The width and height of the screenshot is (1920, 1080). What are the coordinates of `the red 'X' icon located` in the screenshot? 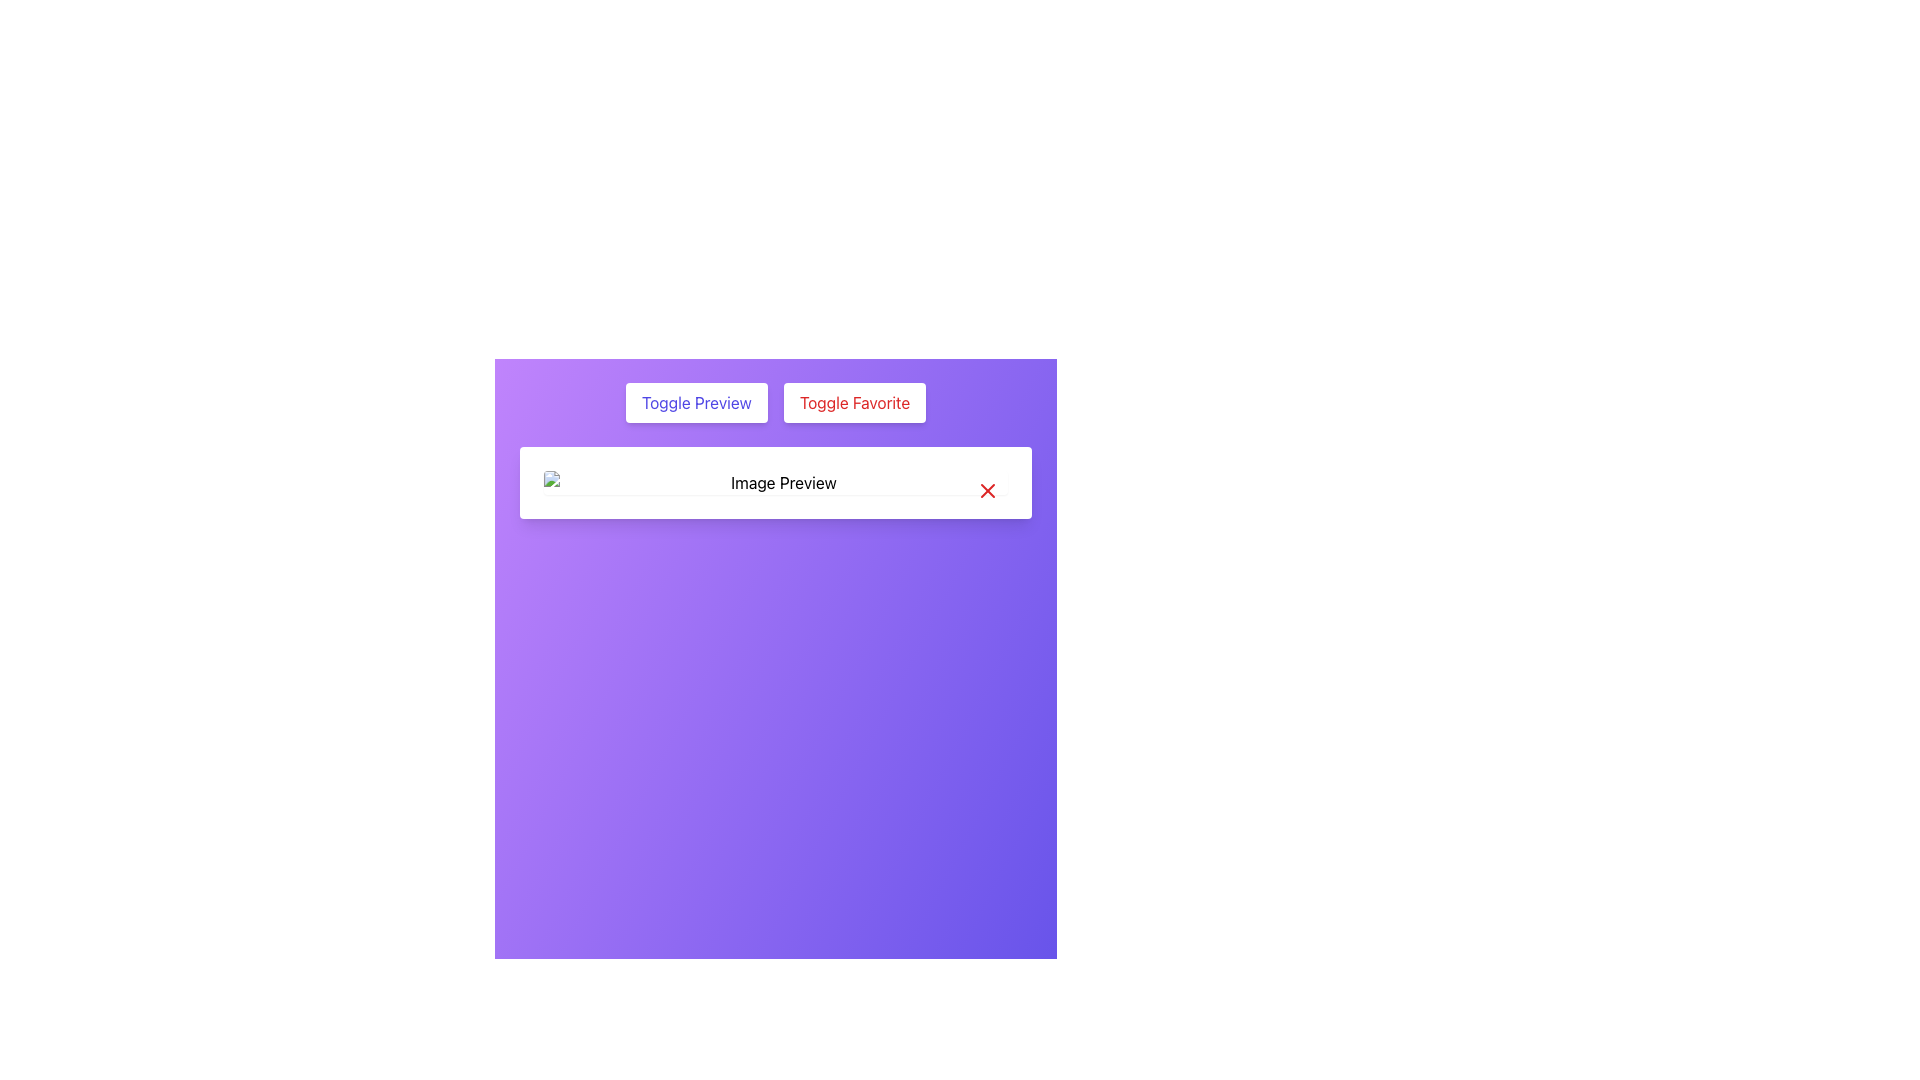 It's located at (988, 490).